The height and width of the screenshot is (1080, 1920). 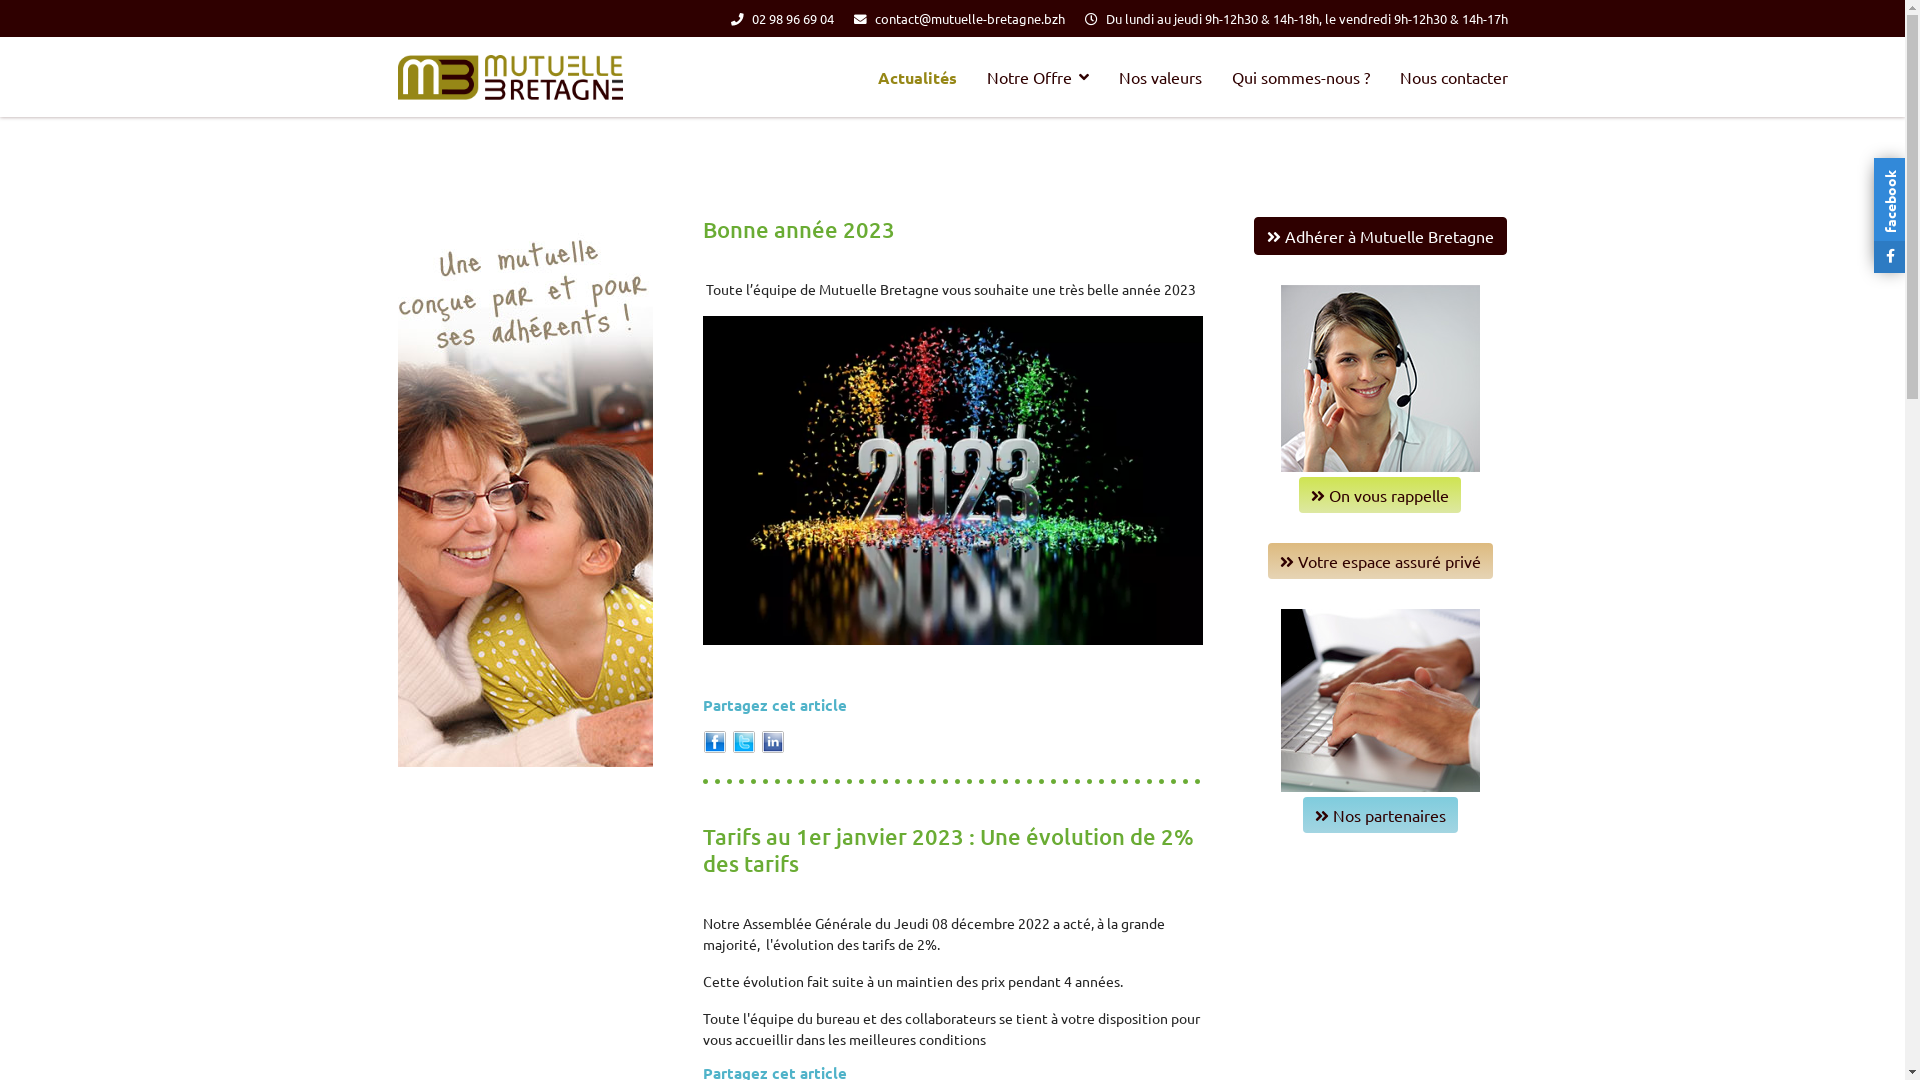 What do you see at coordinates (1300, 76) in the screenshot?
I see `'Qui sommes-nous ?'` at bounding box center [1300, 76].